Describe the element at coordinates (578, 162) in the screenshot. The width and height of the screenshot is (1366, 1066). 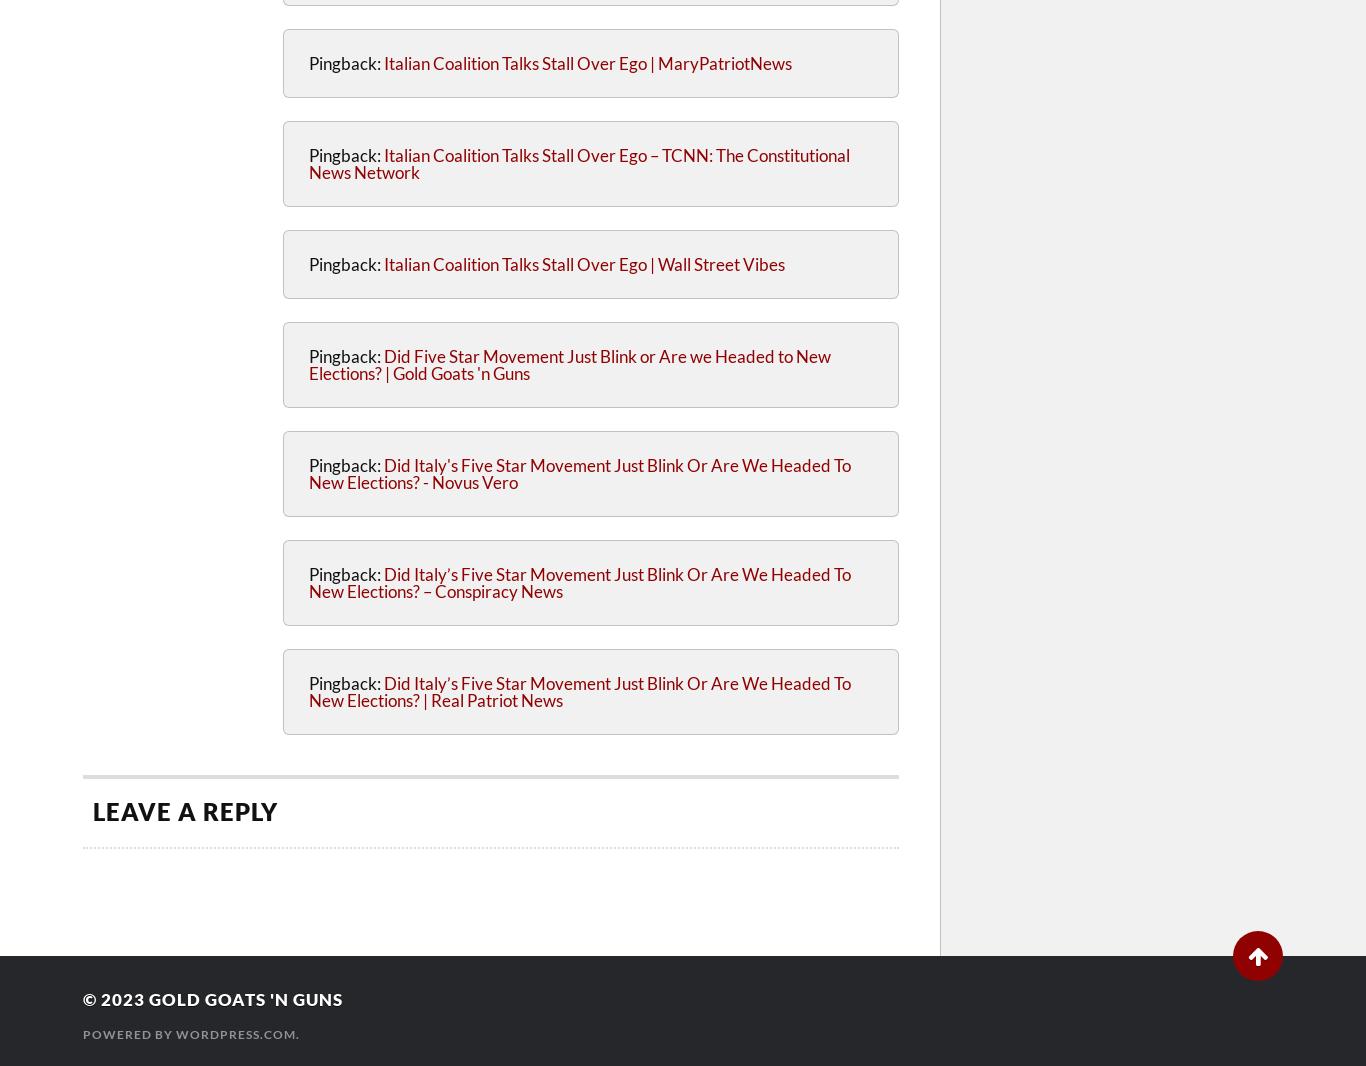
I see `'Italian Coalition Talks Stall Over Ego – TCNN: The Constitutional News Network'` at that location.